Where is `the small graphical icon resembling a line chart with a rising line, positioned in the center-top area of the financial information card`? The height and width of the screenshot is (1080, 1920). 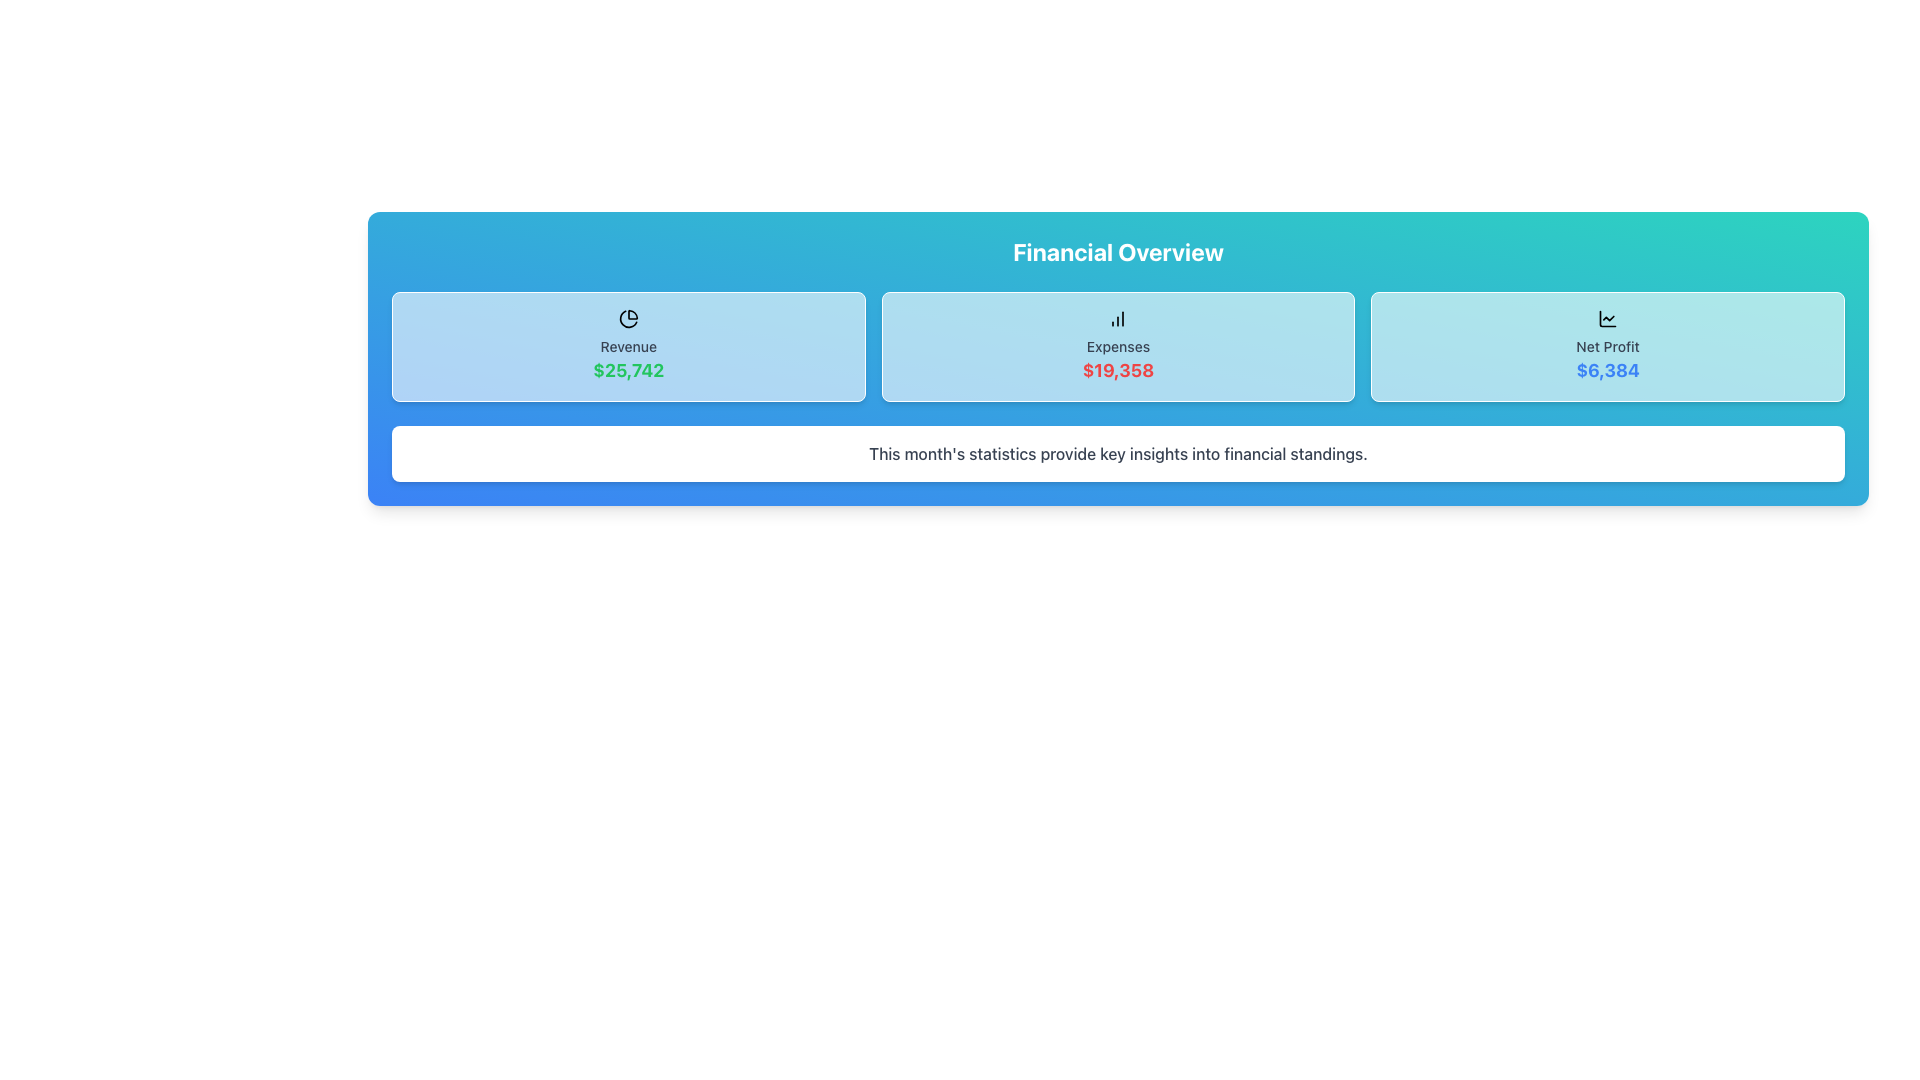 the small graphical icon resembling a line chart with a rising line, positioned in the center-top area of the financial information card is located at coordinates (1608, 318).